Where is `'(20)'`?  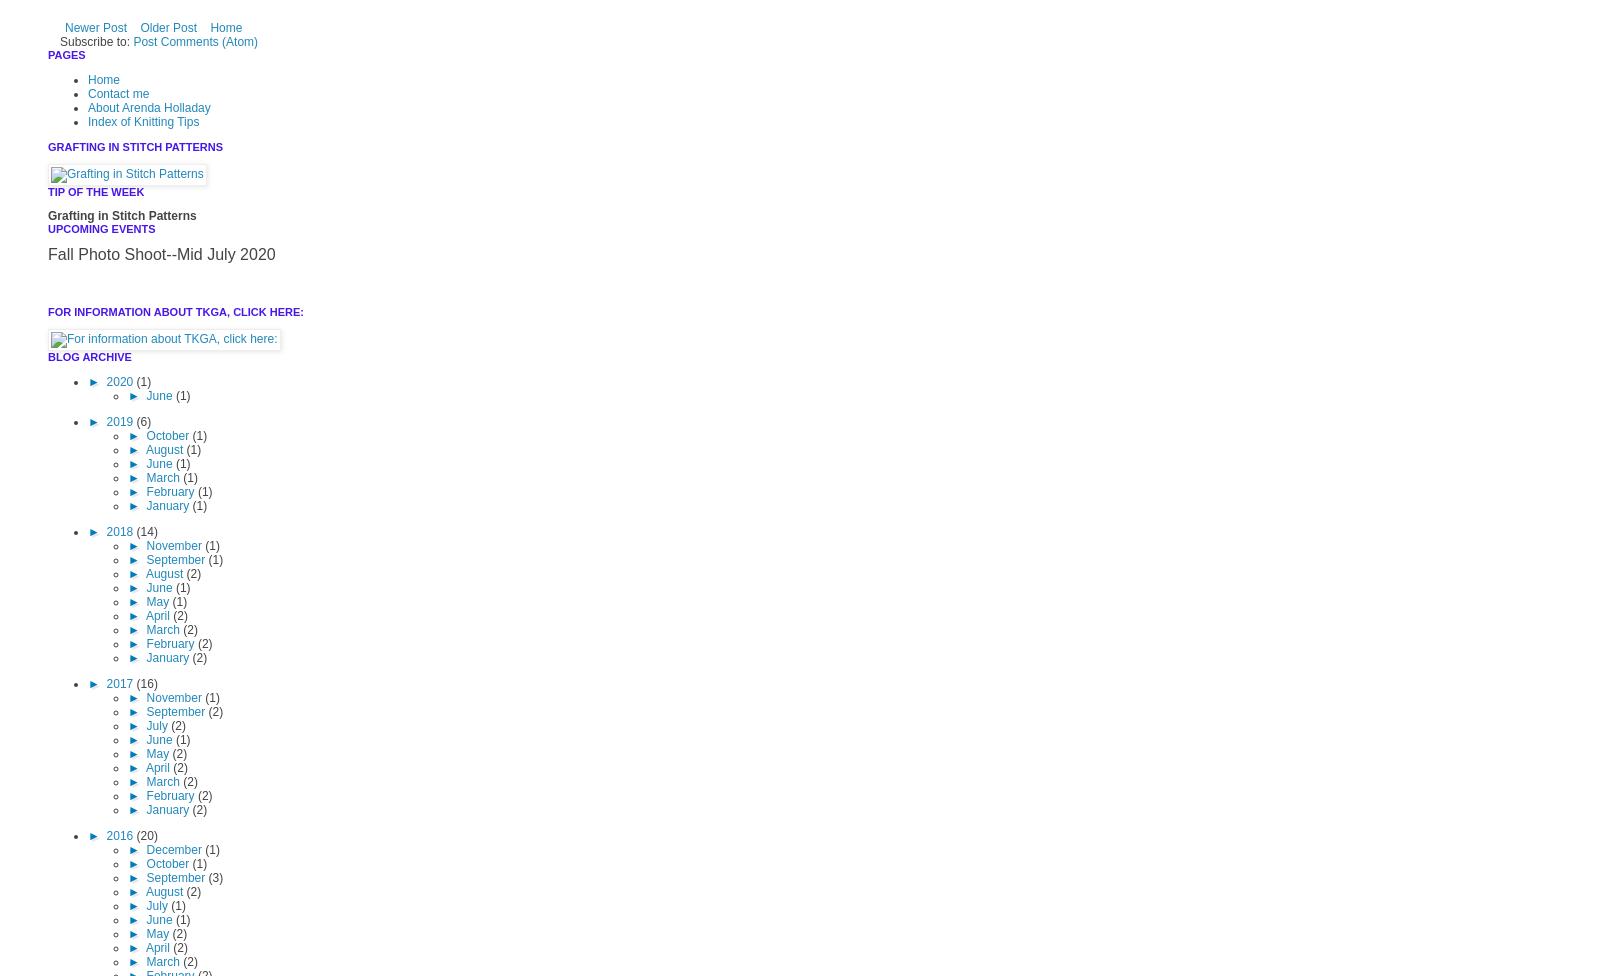
'(20)' is located at coordinates (145, 836).